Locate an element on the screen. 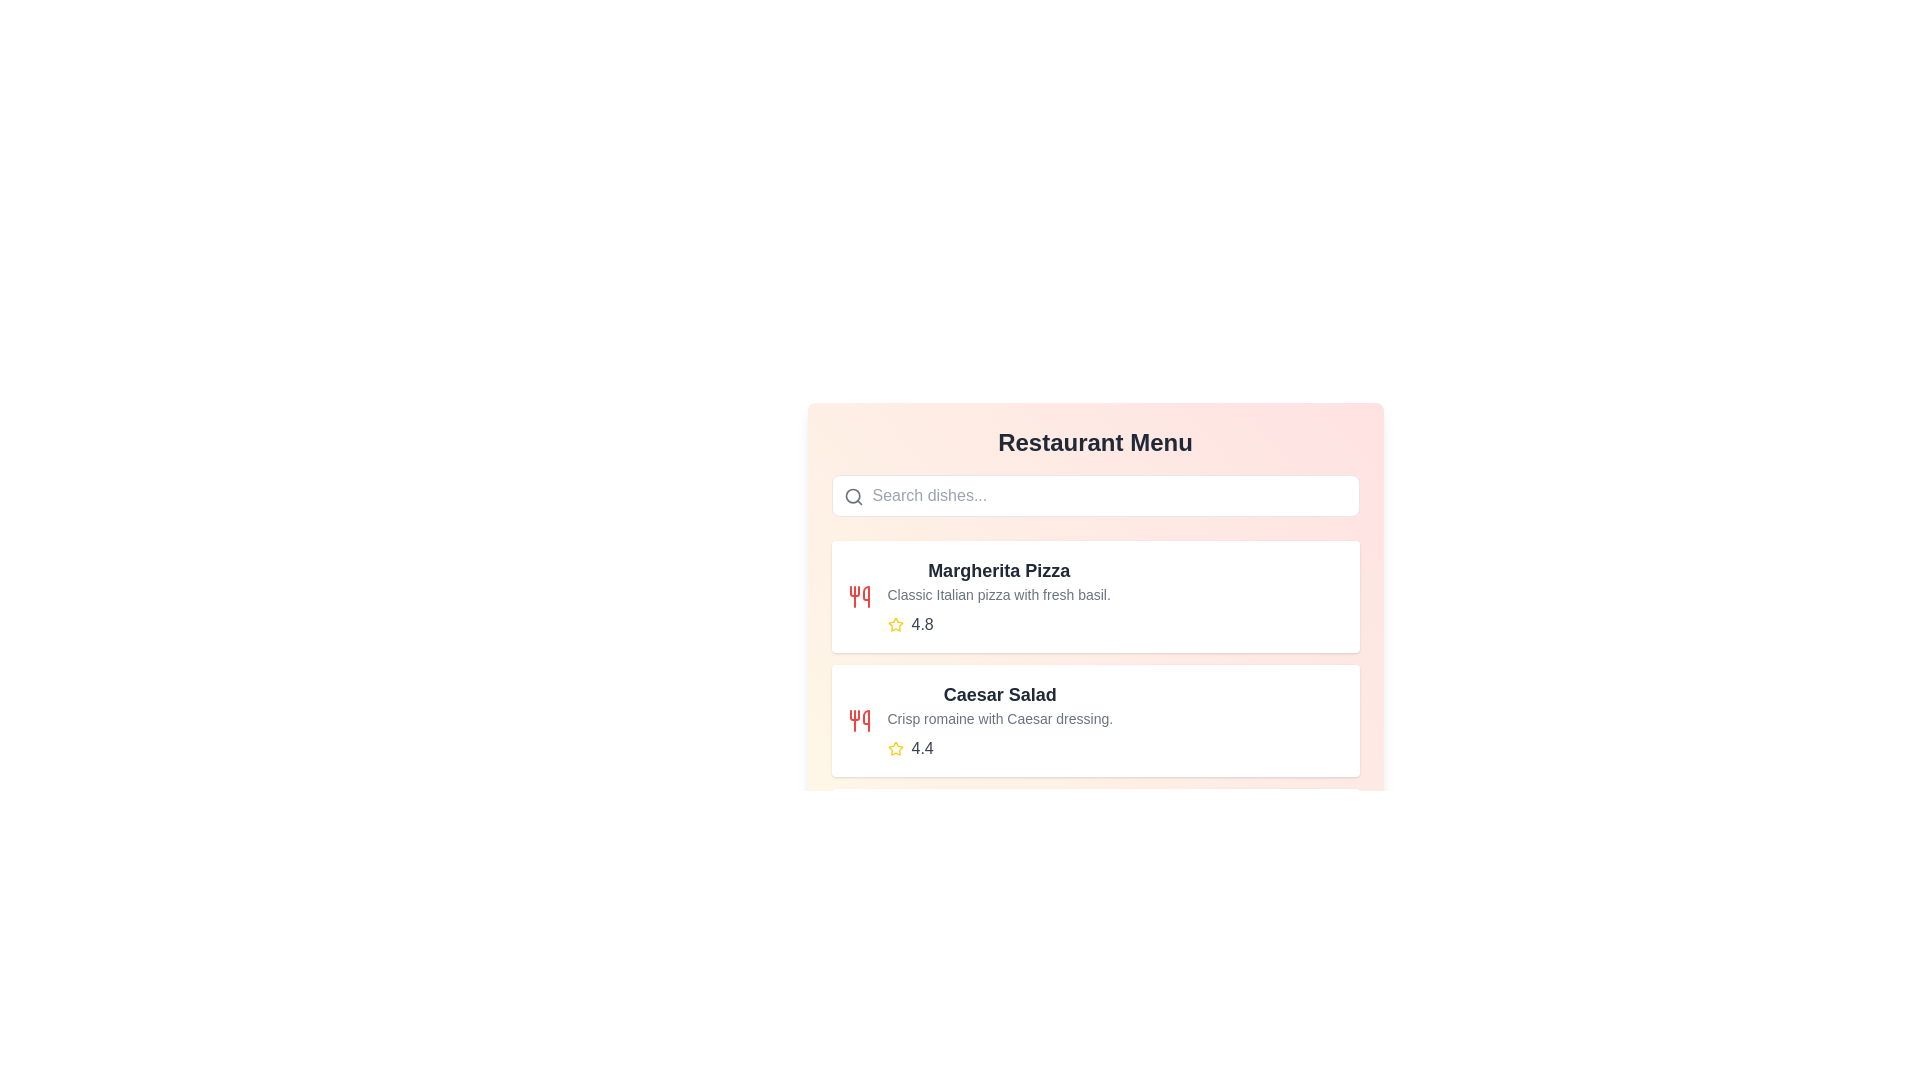 The height and width of the screenshot is (1080, 1920). the Item Display Card for Margherita Pizza, which is the top item in the vertical list of food items on the main menu interface is located at coordinates (999, 596).